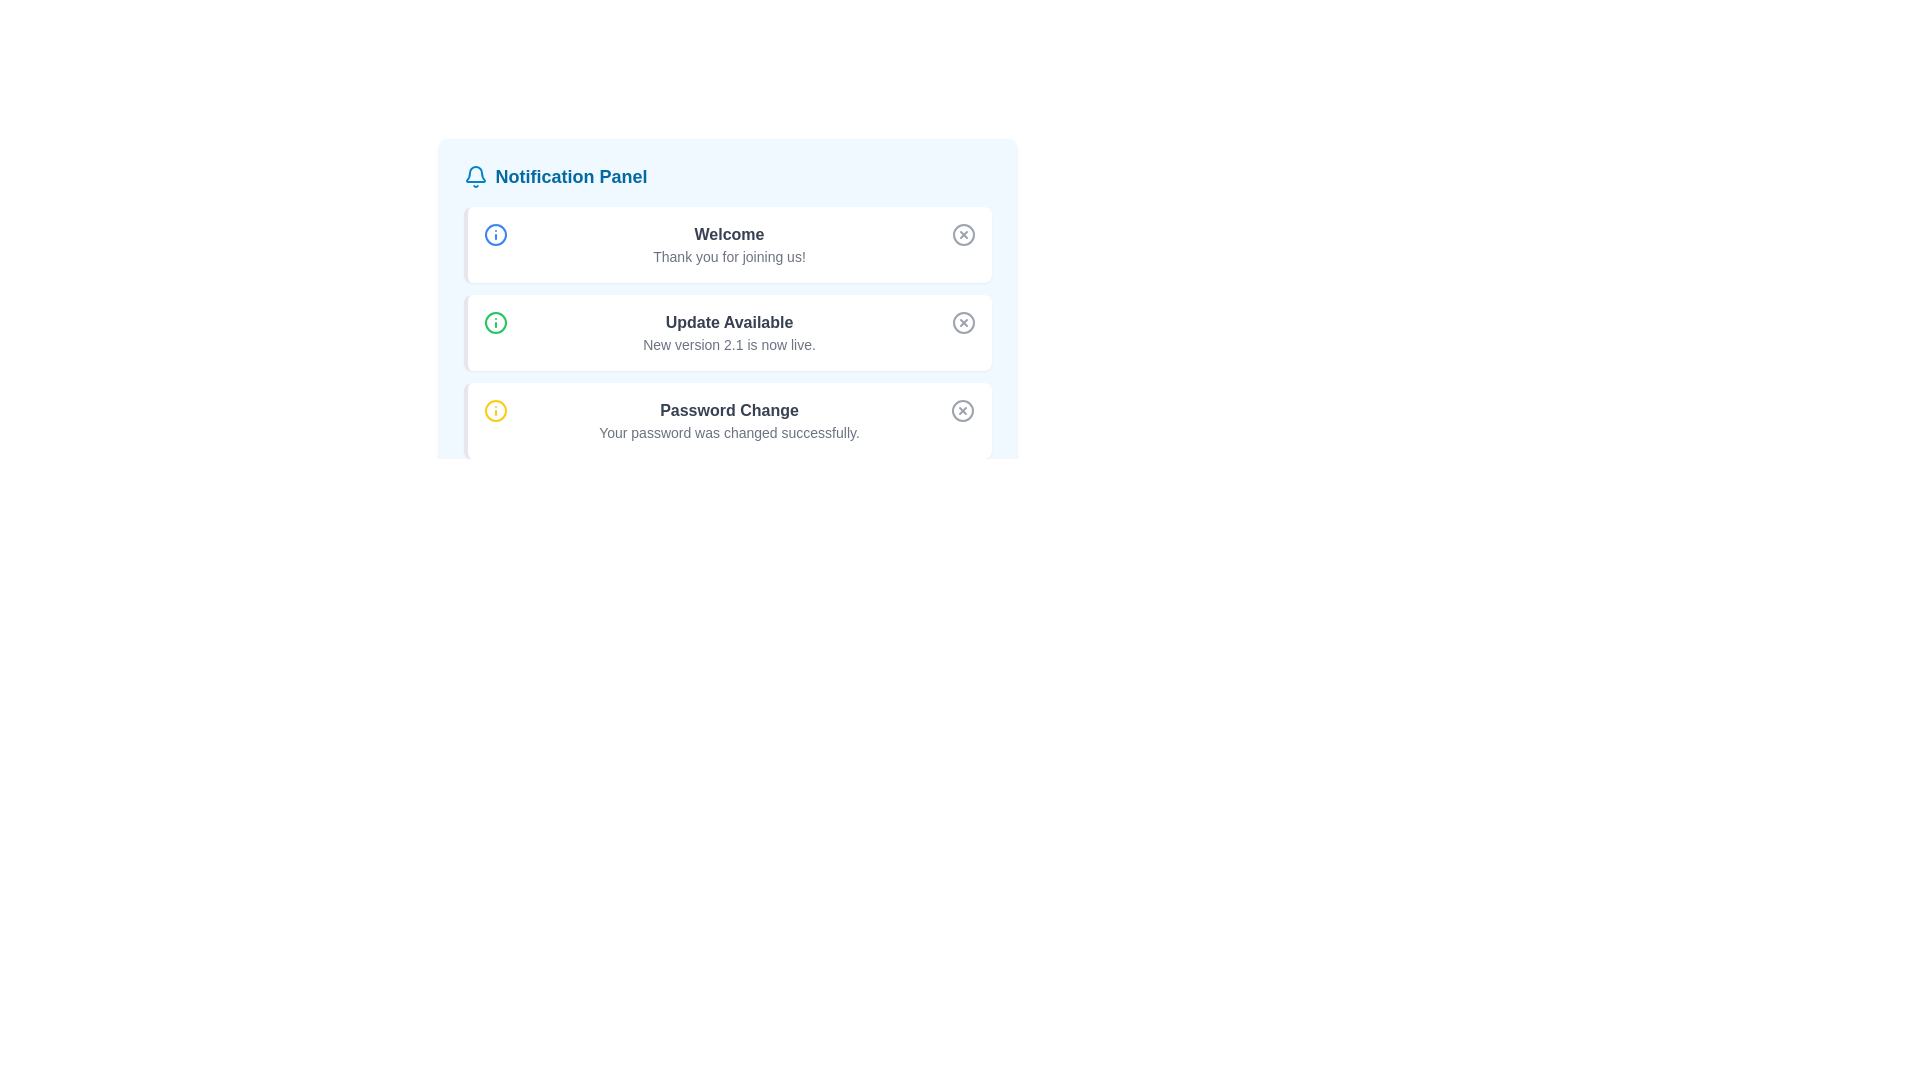 The width and height of the screenshot is (1920, 1080). I want to click on the text label displaying the confirmation message for password update, located in the bottom section of the notification panel under the 'Password Change' heading, so click(728, 431).